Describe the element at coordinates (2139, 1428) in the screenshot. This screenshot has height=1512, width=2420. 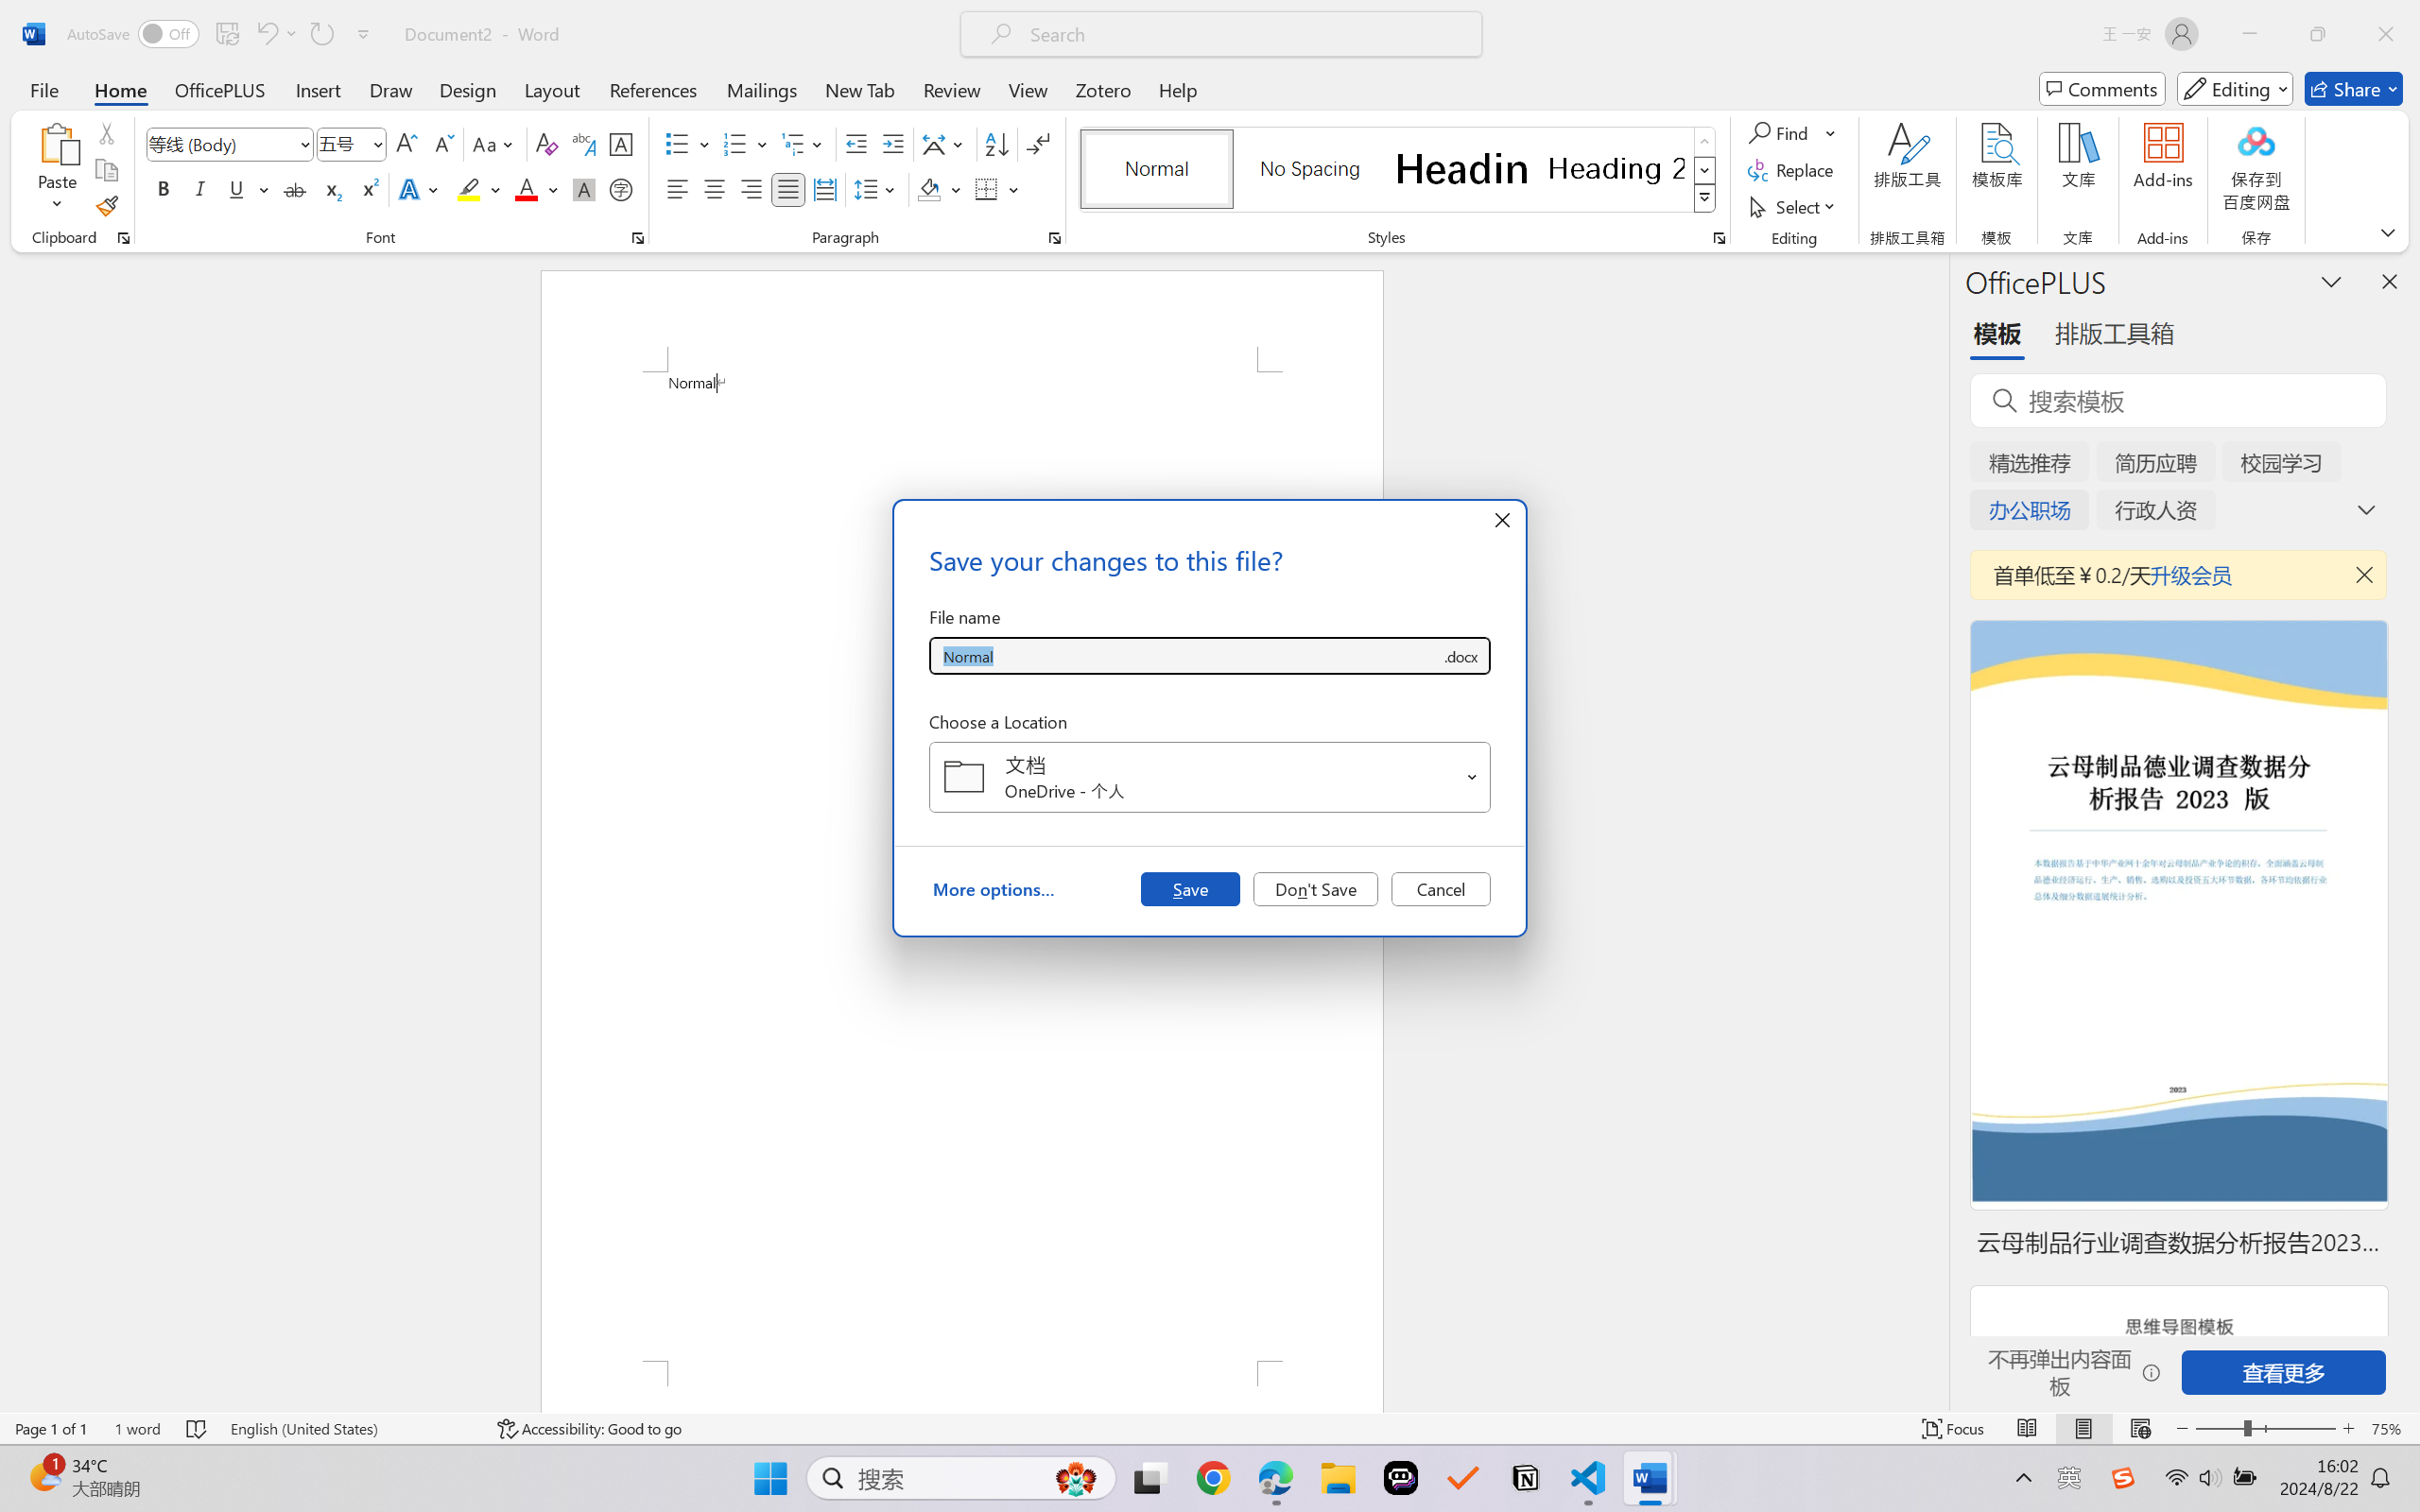
I see `'Web Layout'` at that location.